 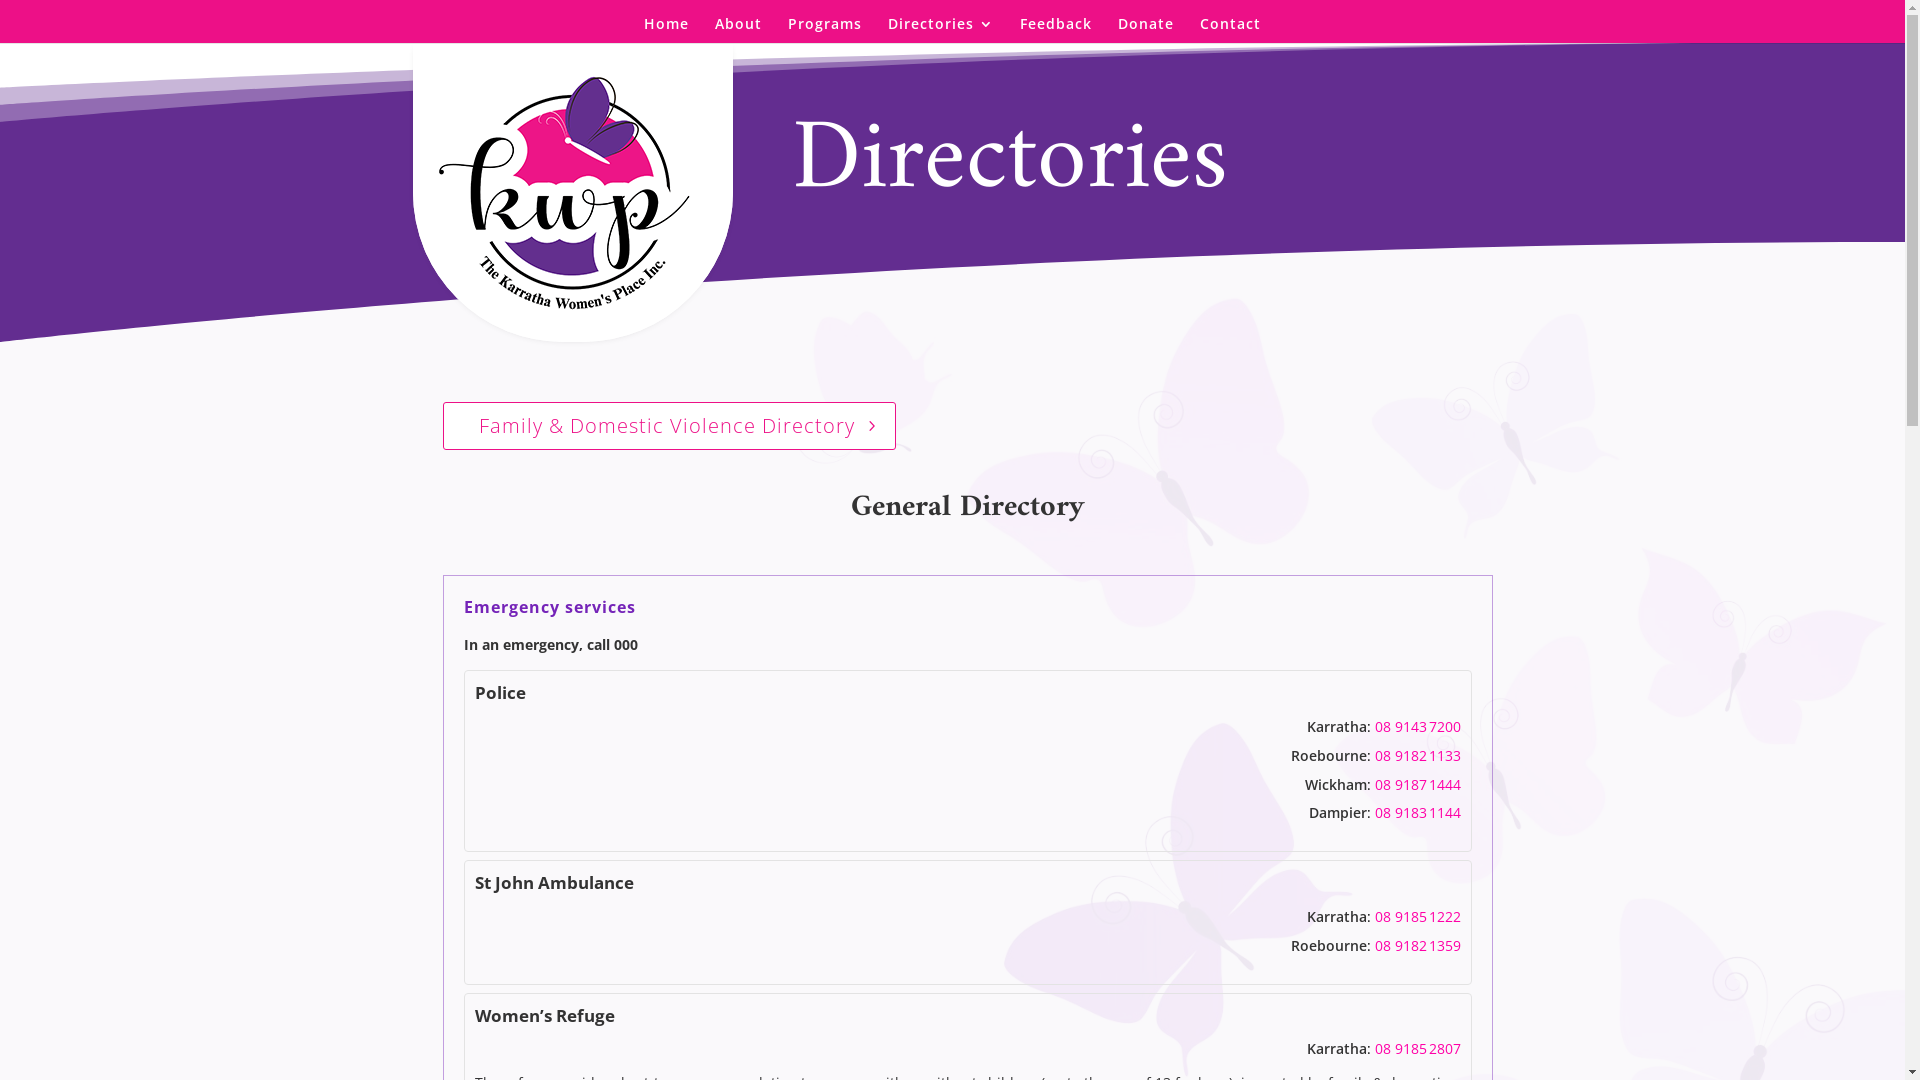 What do you see at coordinates (1146, 30) in the screenshot?
I see `'Donate'` at bounding box center [1146, 30].